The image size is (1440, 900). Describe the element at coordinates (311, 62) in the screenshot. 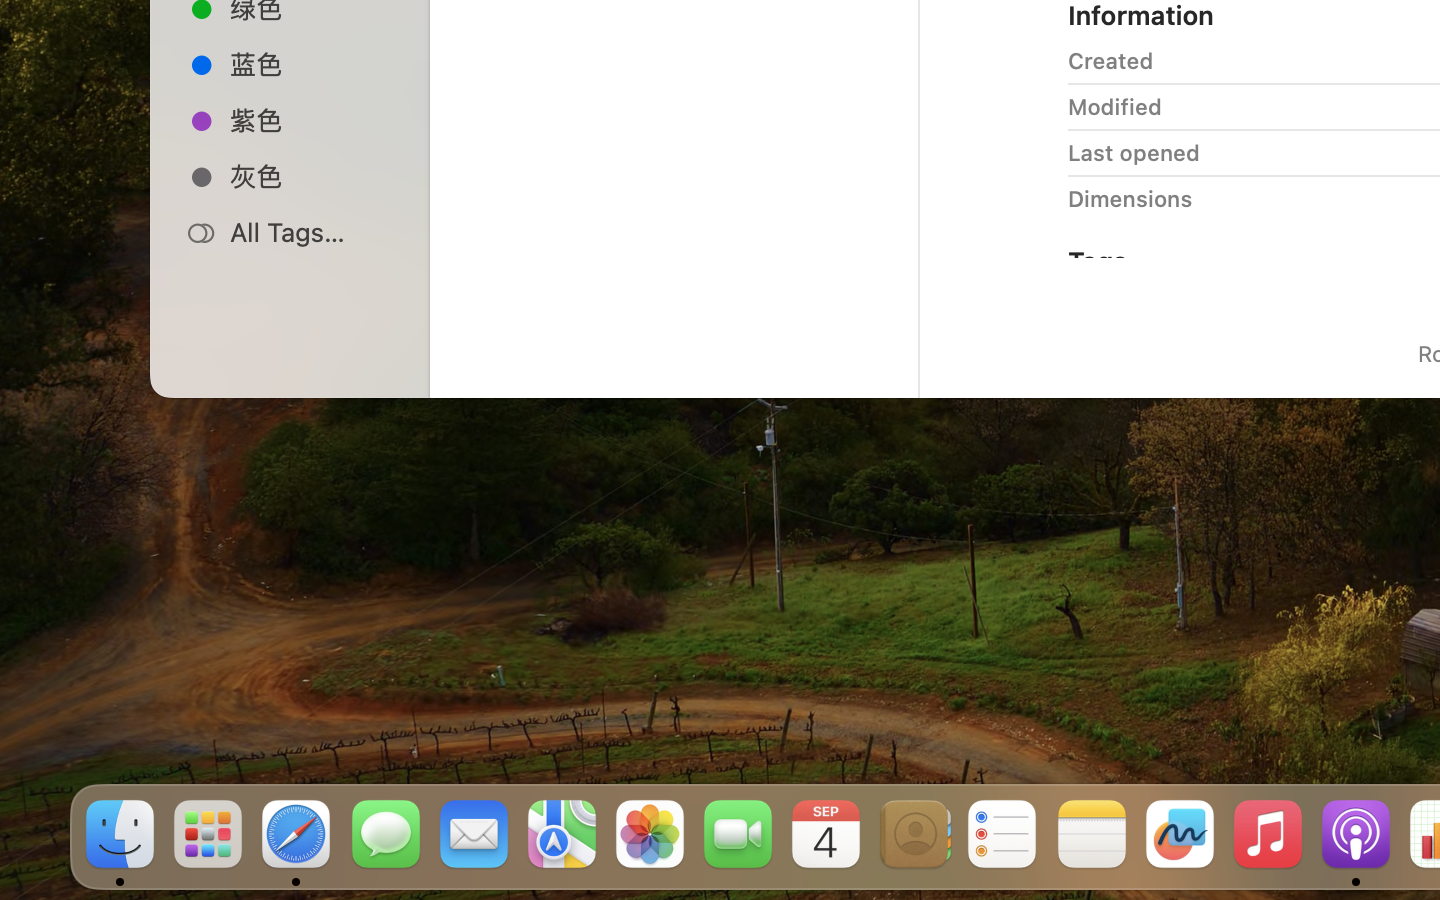

I see `'蓝色'` at that location.